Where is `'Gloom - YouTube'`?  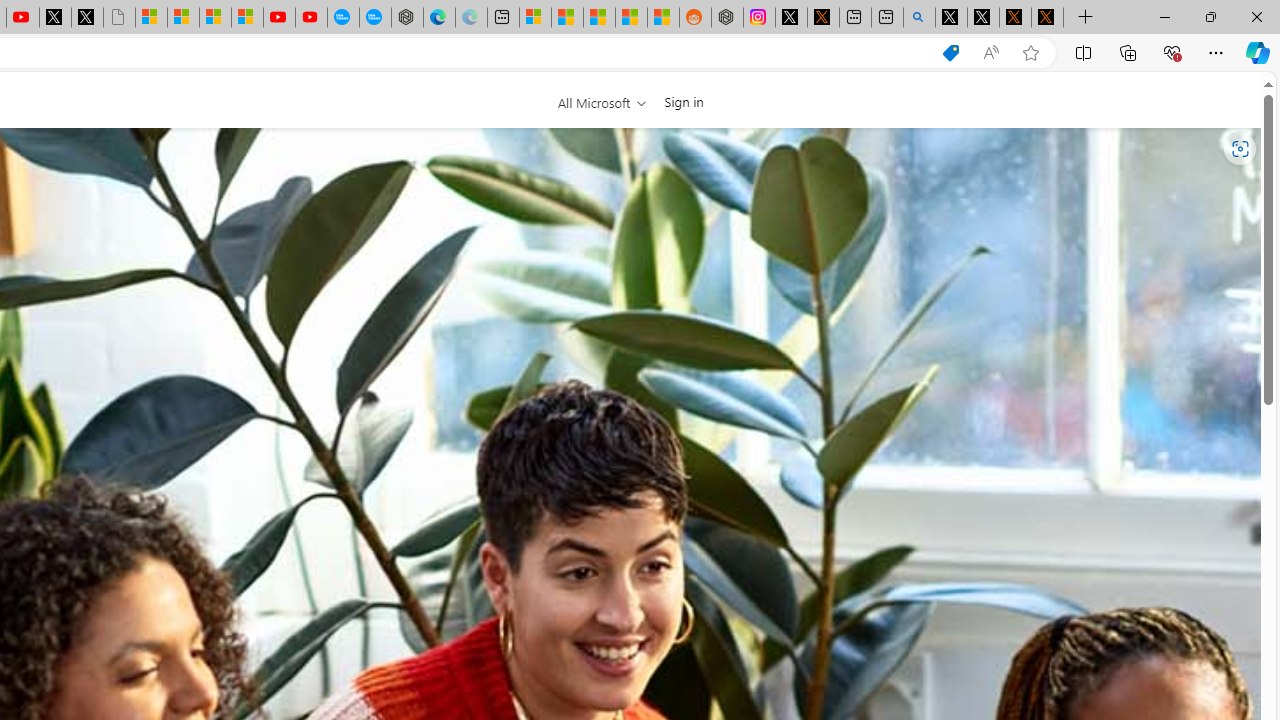
'Gloom - YouTube' is located at coordinates (278, 17).